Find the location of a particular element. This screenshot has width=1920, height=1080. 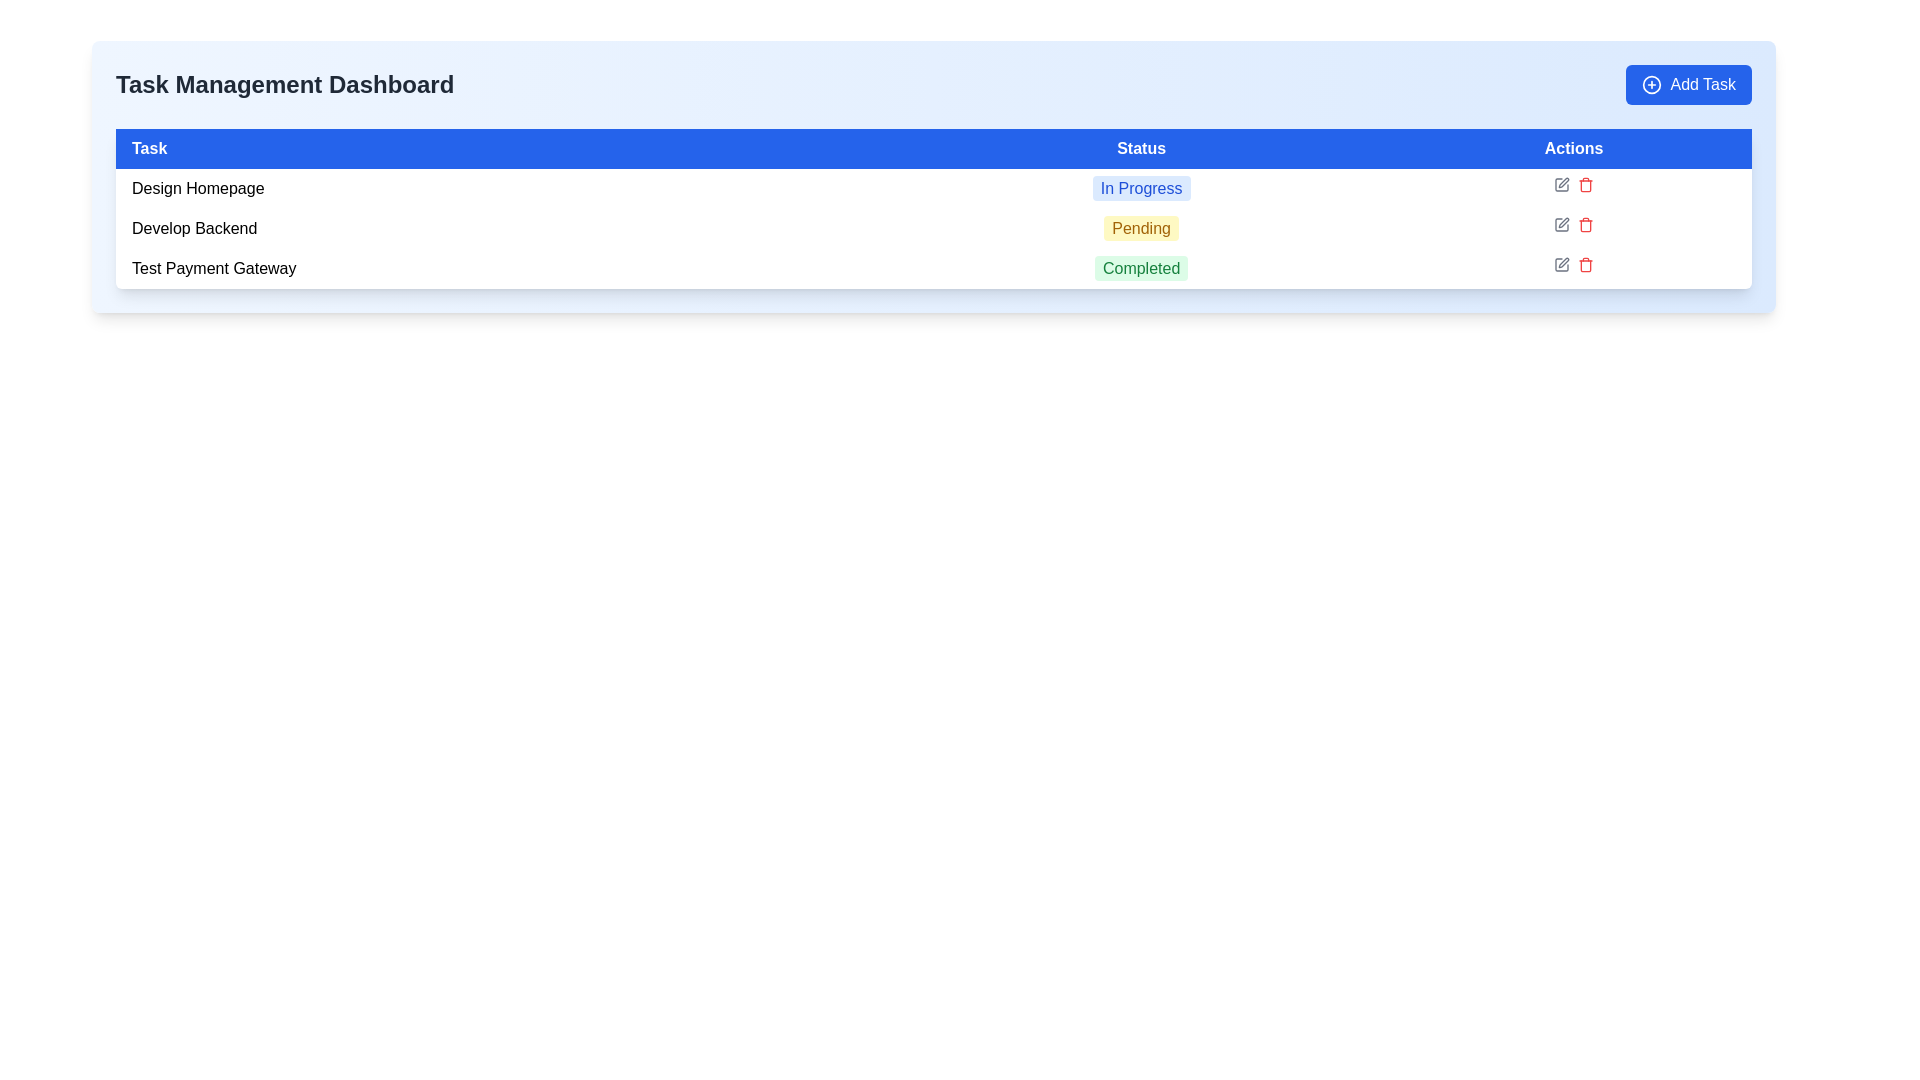

the outlined pen icon button in the Actions column for the task titled 'Test Payment Gateway' is located at coordinates (1563, 261).